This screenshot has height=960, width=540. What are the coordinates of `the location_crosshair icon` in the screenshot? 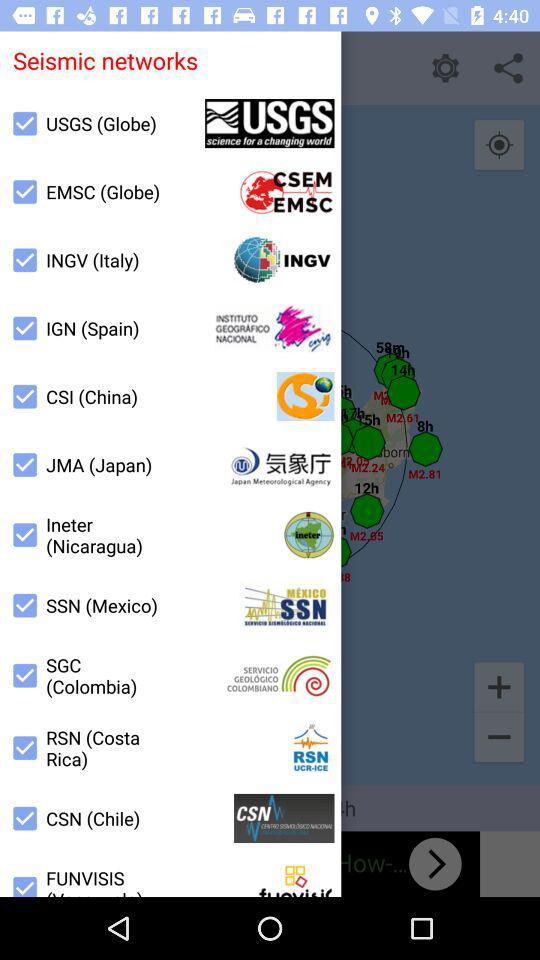 It's located at (498, 144).